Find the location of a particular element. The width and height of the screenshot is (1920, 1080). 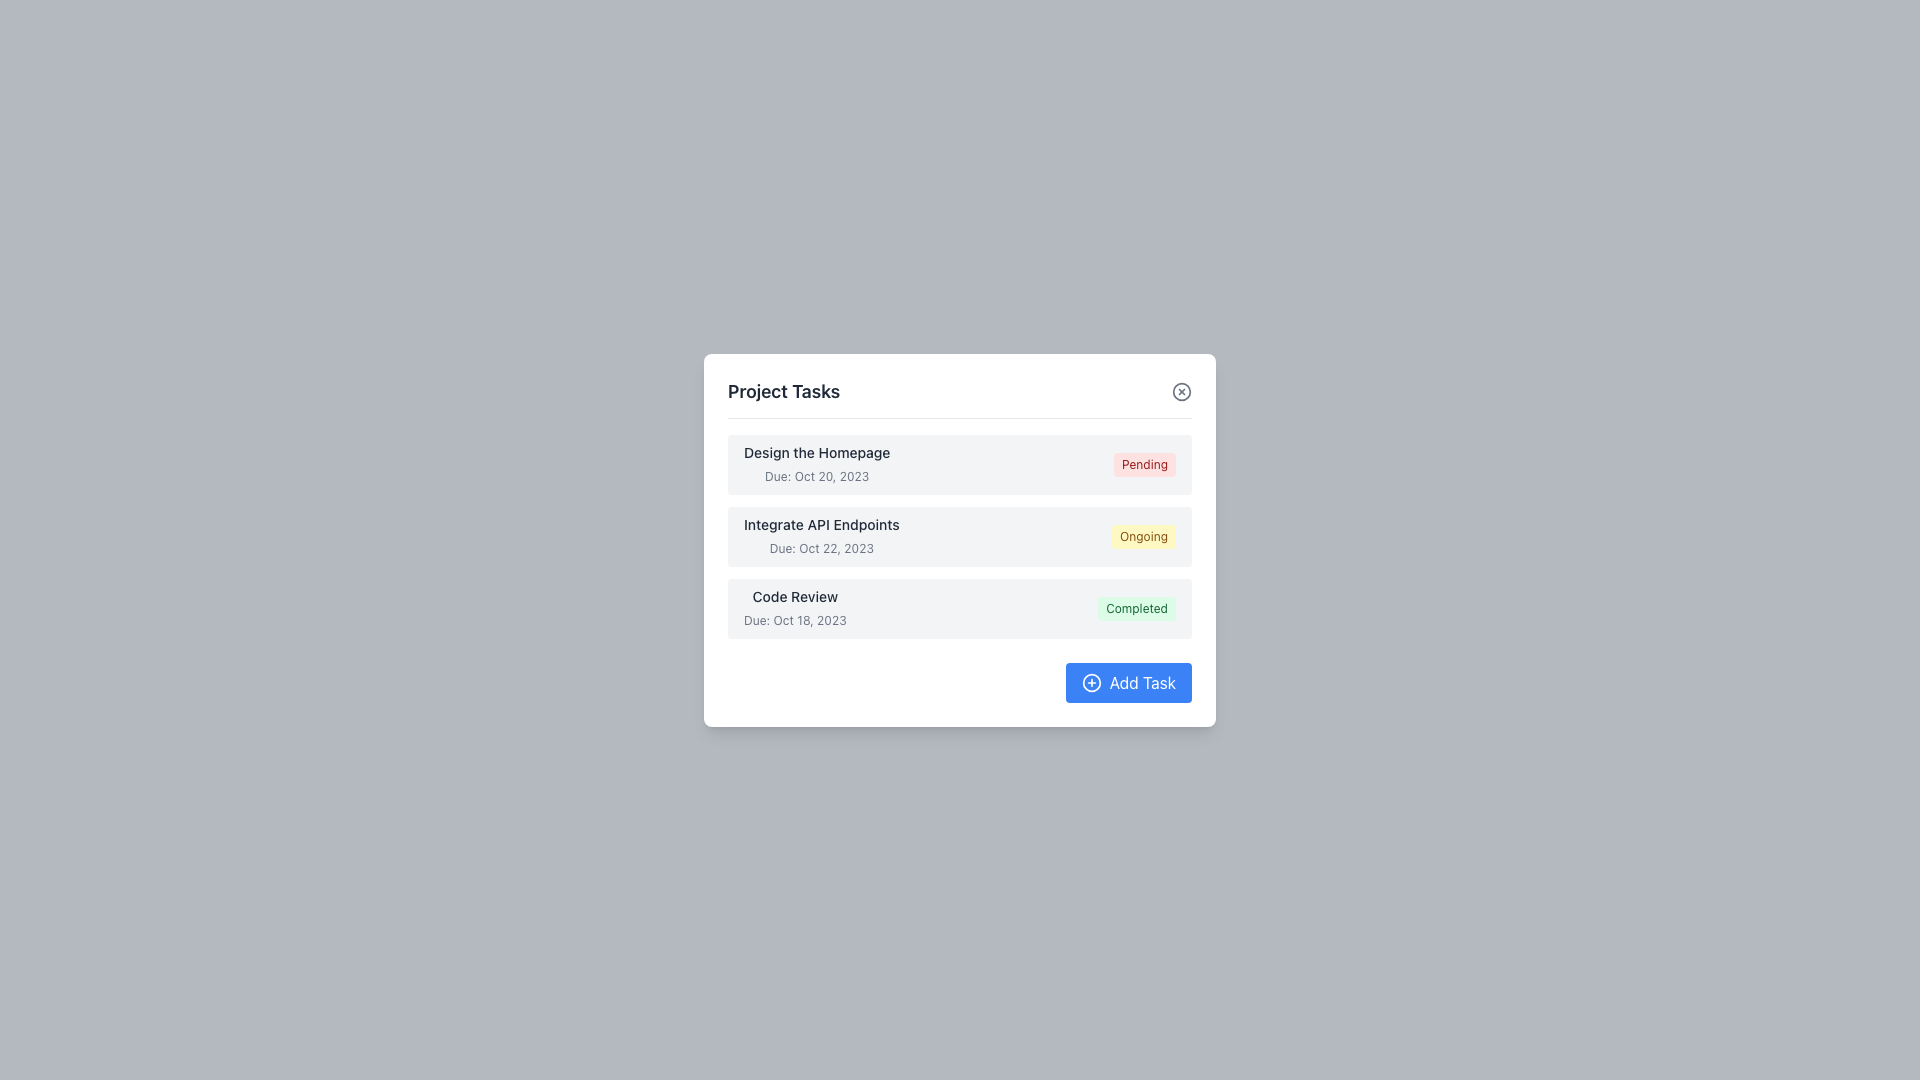

the Text Display showing the task title 'Code Review' and the due date 'Due: Oct 18, 2023', located in the middle-left corner of the task card is located at coordinates (794, 607).